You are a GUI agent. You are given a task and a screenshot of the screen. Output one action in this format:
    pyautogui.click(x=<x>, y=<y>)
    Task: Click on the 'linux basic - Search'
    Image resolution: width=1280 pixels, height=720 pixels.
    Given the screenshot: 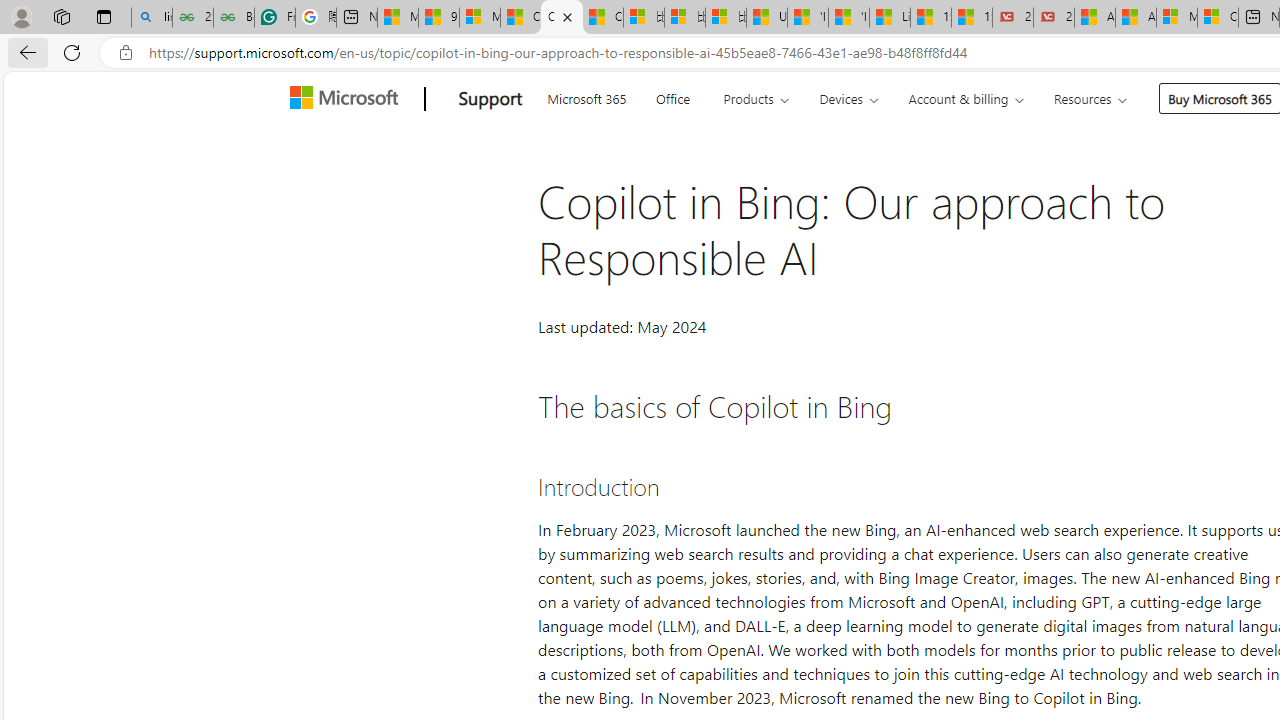 What is the action you would take?
    pyautogui.click(x=150, y=17)
    